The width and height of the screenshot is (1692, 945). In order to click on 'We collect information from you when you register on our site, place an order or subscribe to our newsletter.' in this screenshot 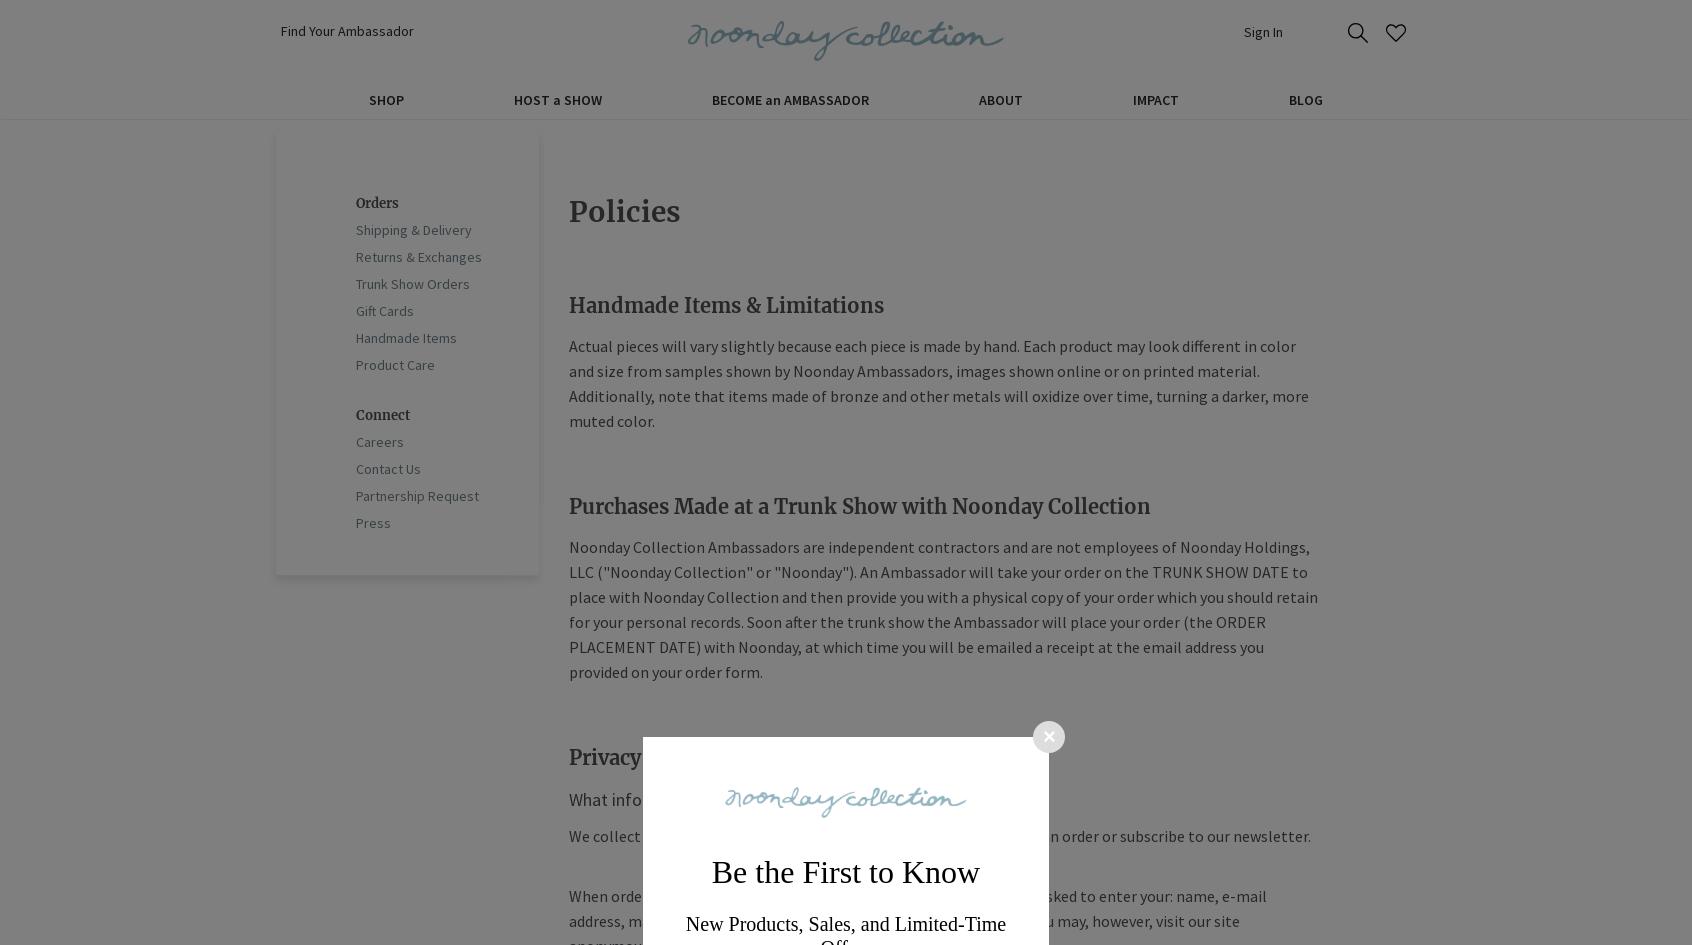, I will do `click(939, 836)`.